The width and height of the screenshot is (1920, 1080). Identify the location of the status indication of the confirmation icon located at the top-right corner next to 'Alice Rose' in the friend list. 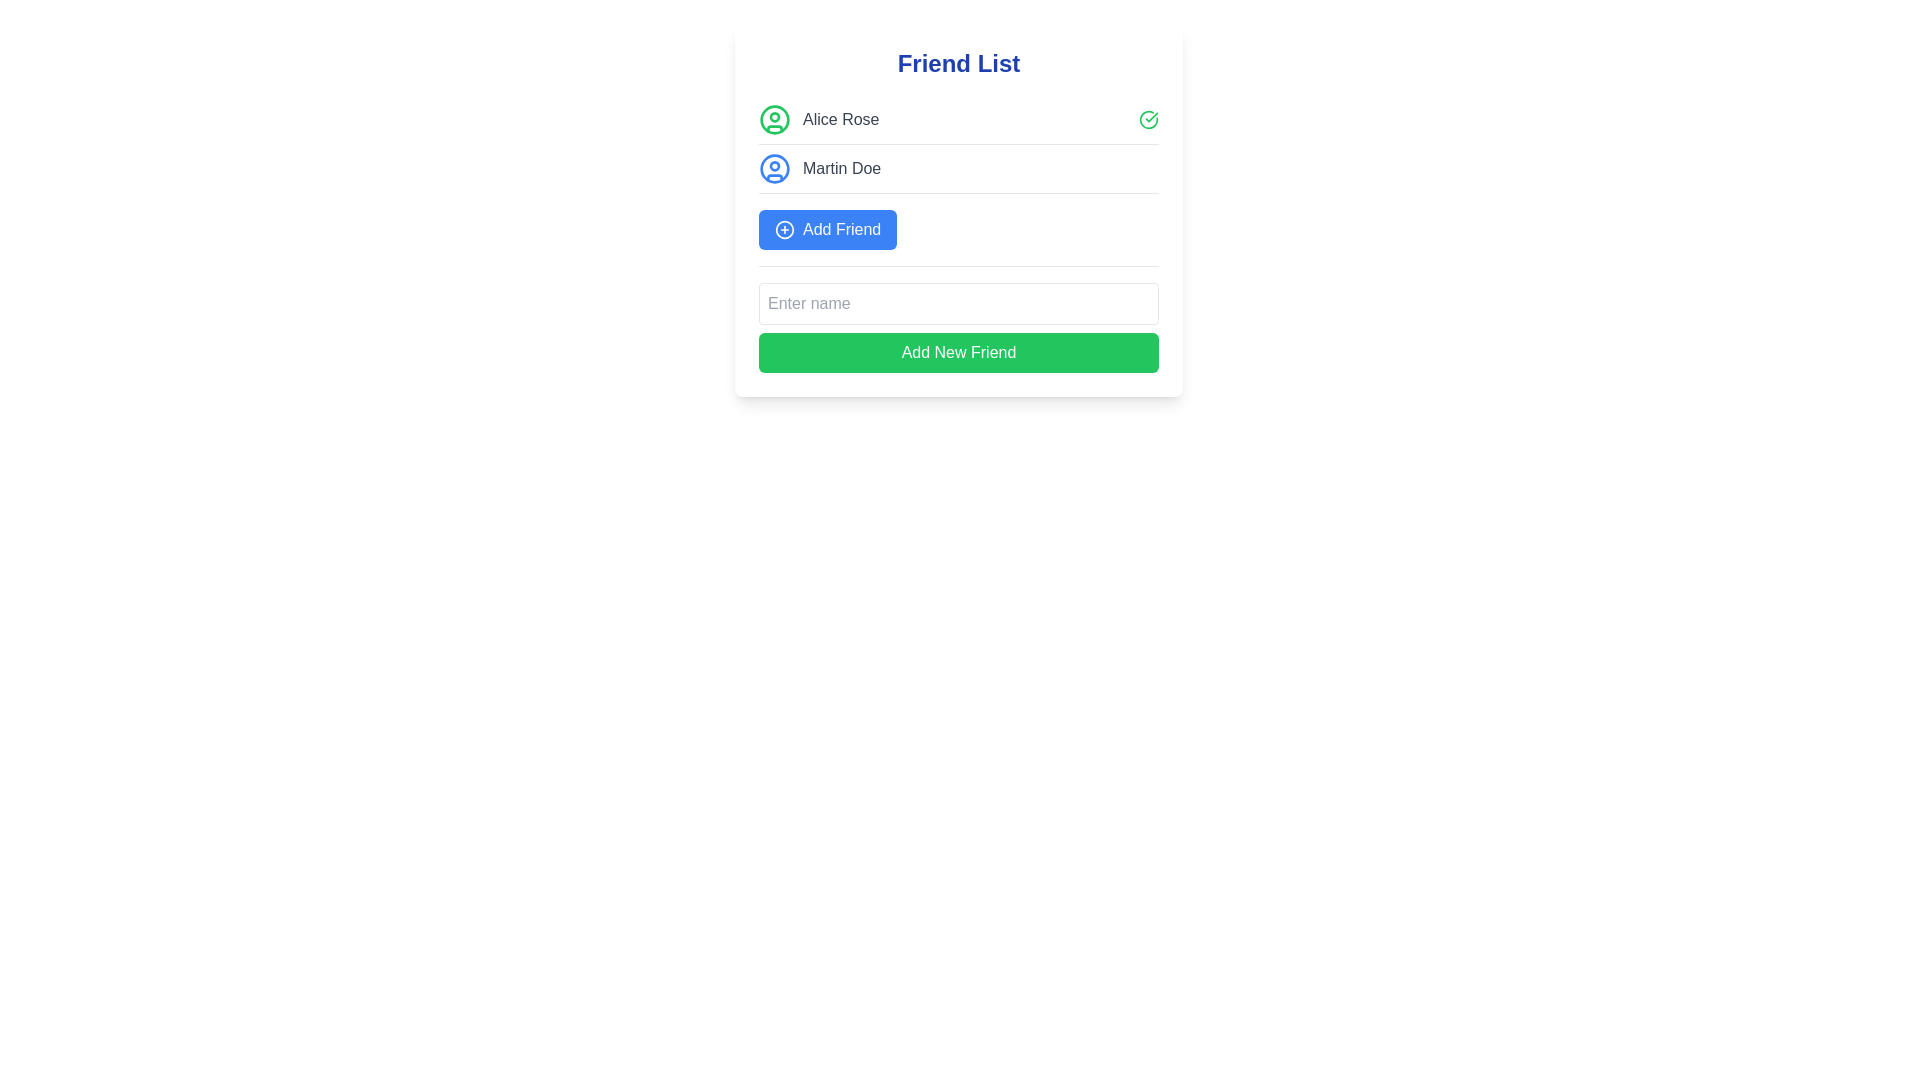
(1148, 119).